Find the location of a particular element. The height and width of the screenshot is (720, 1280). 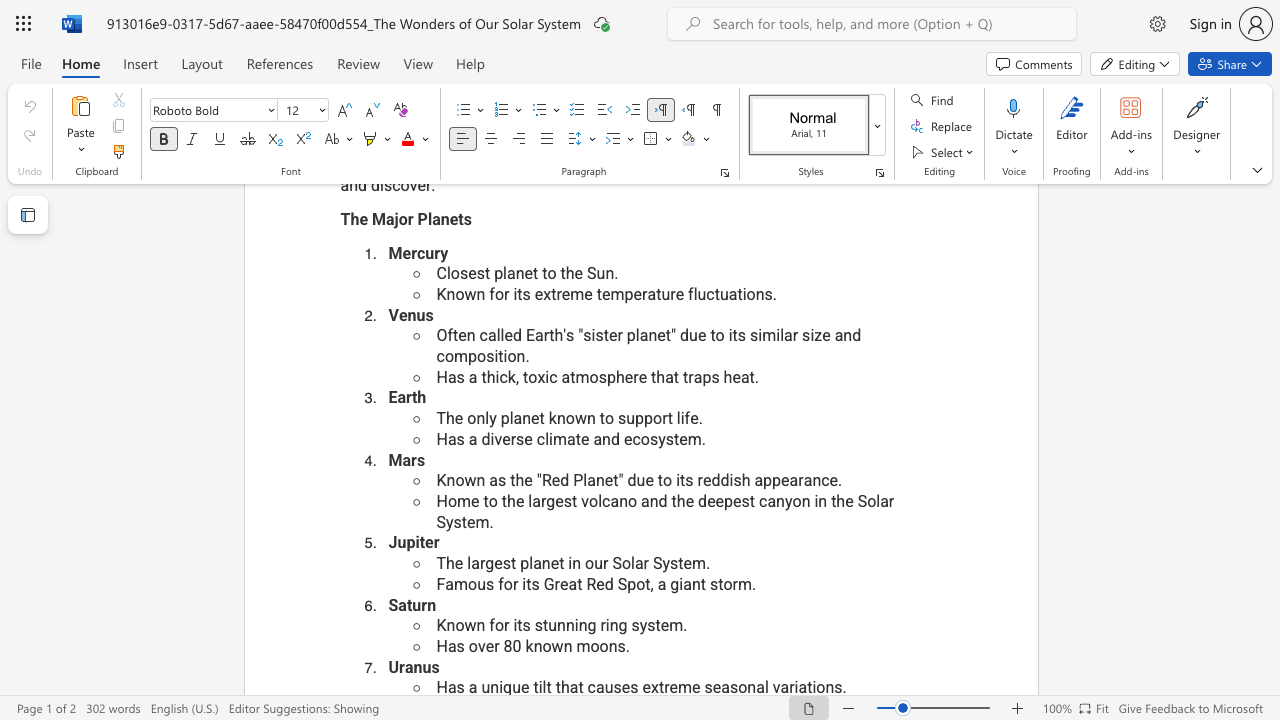

the subset text "system" within the text "Has a diverse climate and ecosystem." is located at coordinates (649, 438).